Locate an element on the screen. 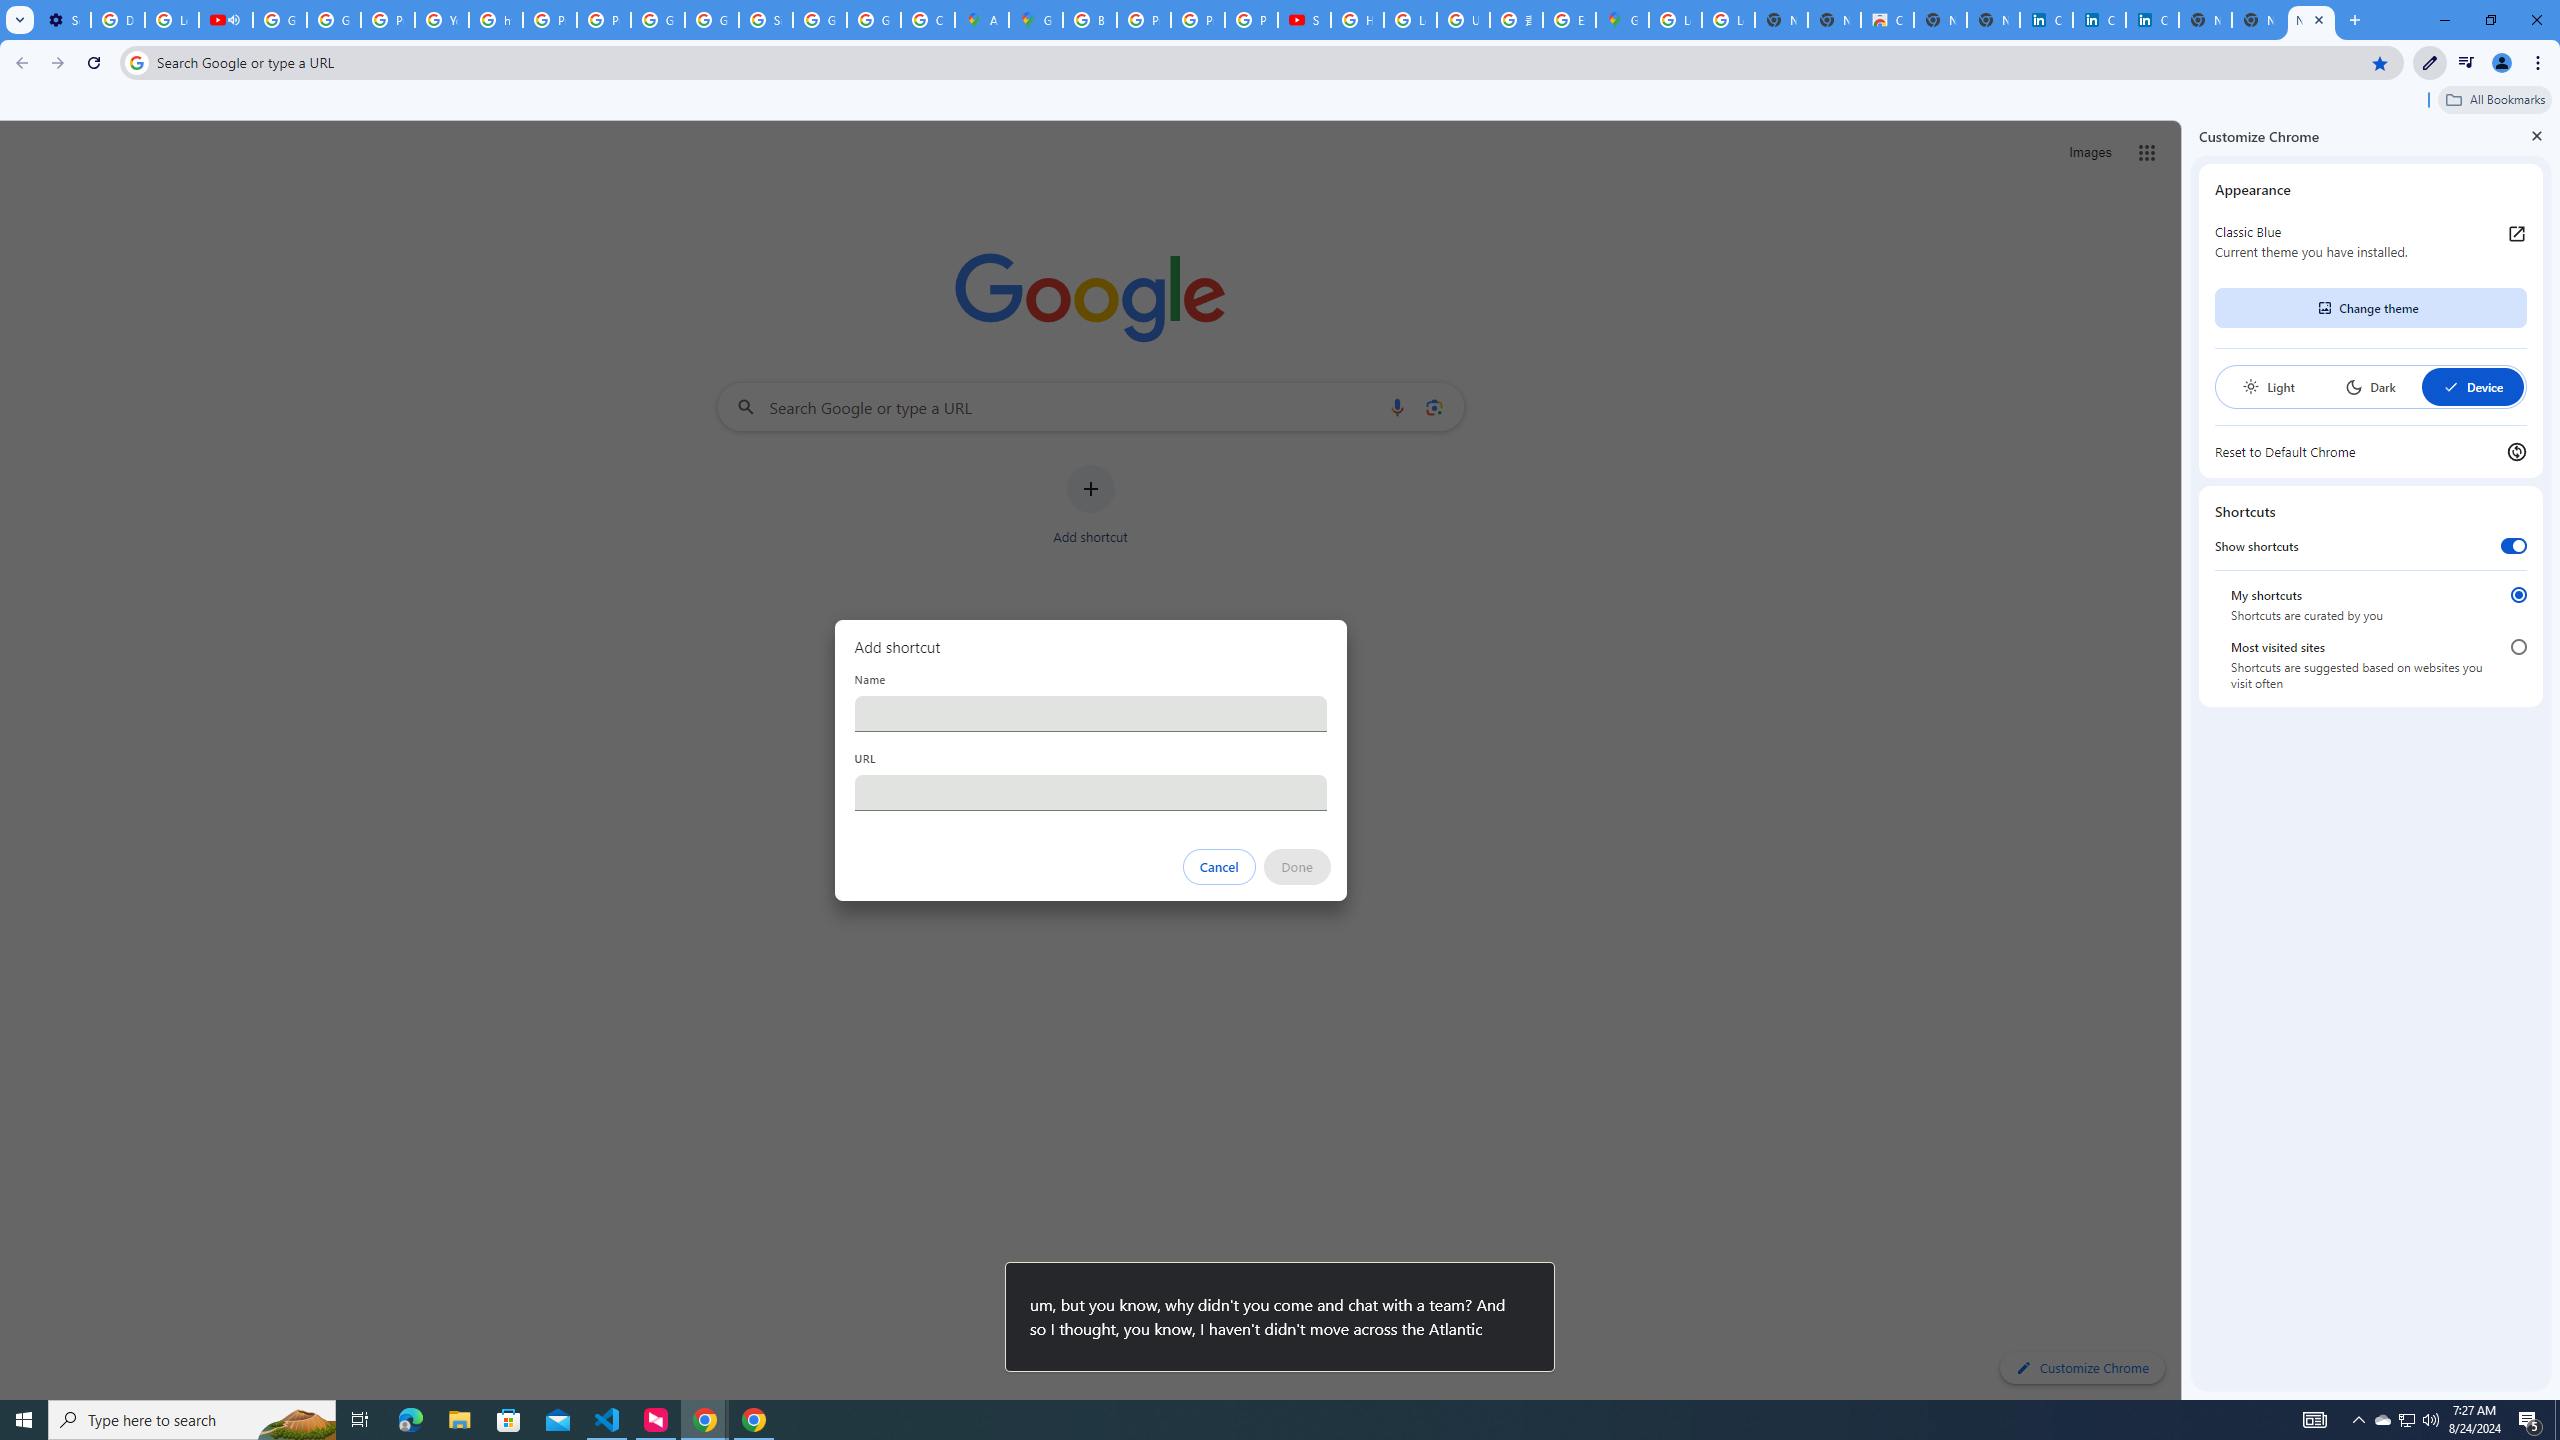 The width and height of the screenshot is (2560, 1440). 'AutomationID: baseSvg' is located at coordinates (2450, 386).